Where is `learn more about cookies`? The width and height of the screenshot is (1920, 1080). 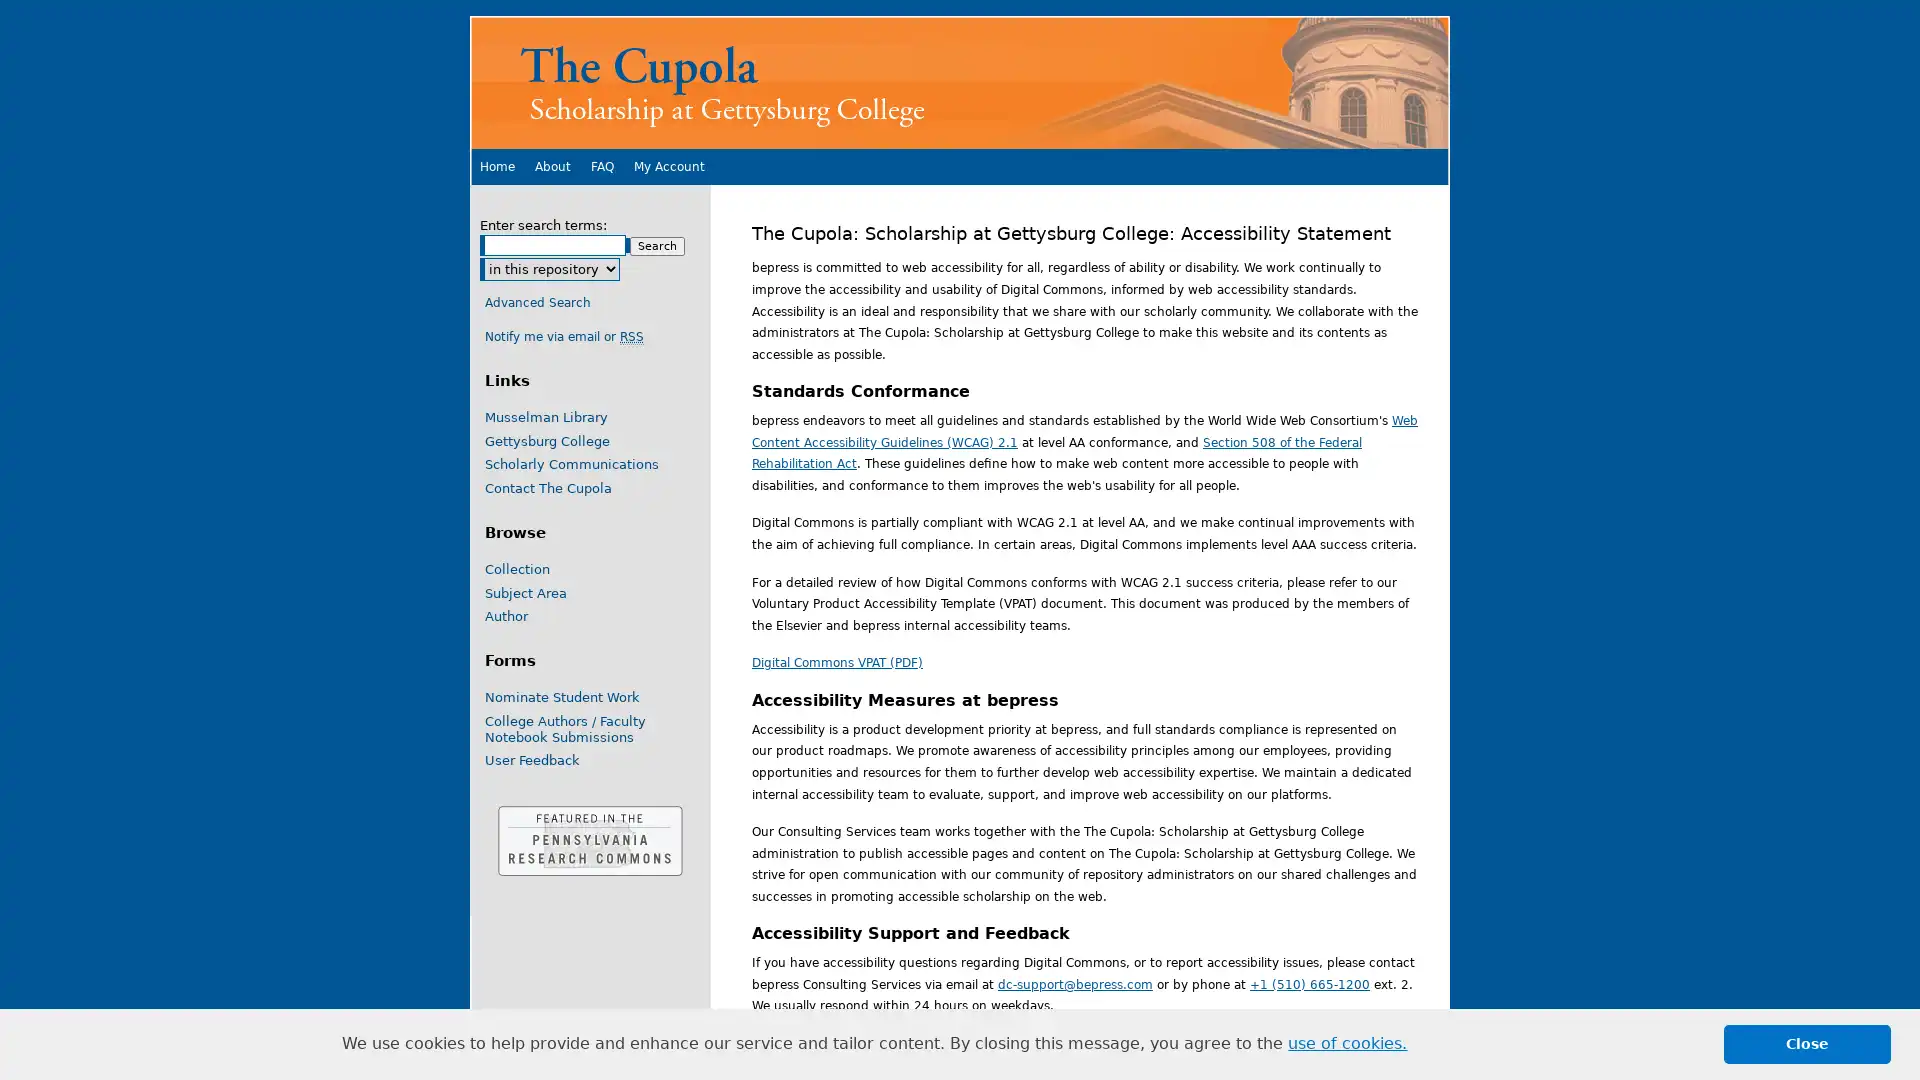 learn more about cookies is located at coordinates (1347, 1043).